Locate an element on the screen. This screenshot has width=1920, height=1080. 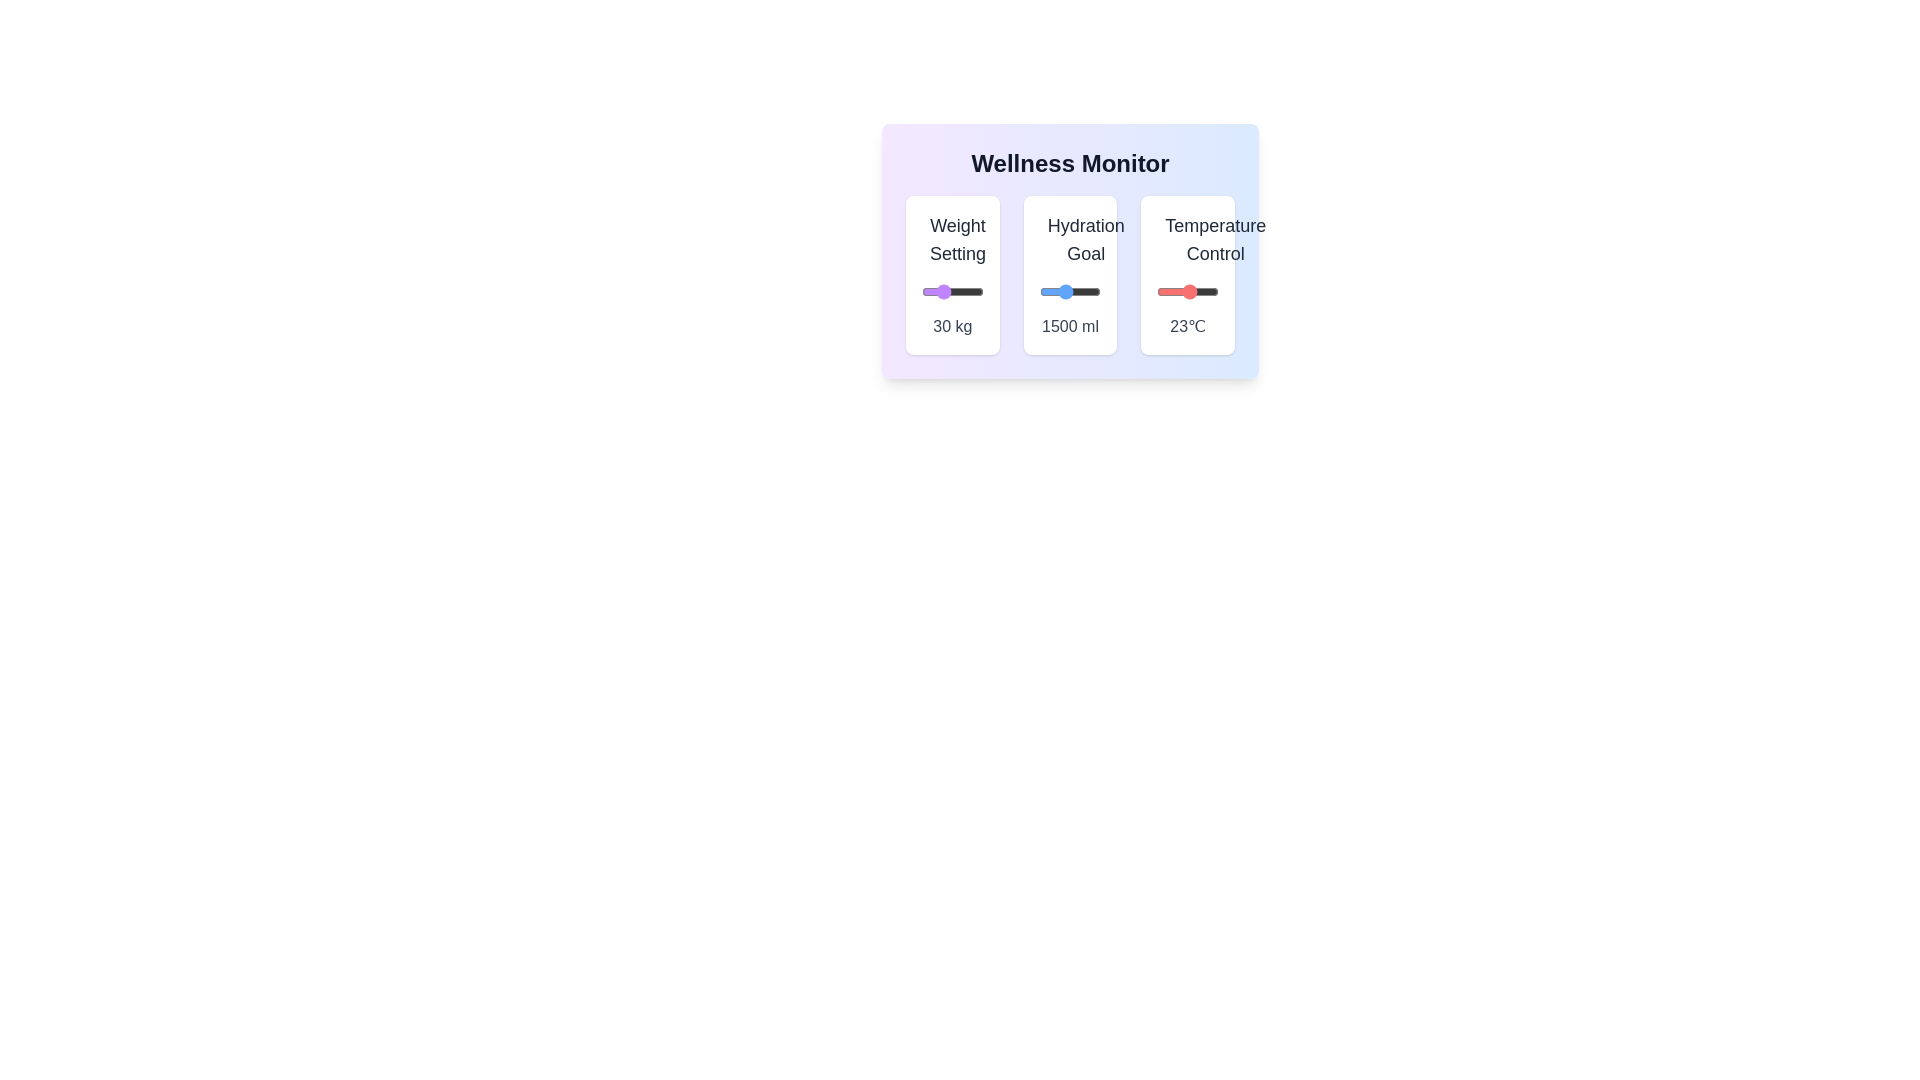
hydration goal is located at coordinates (1056, 292).